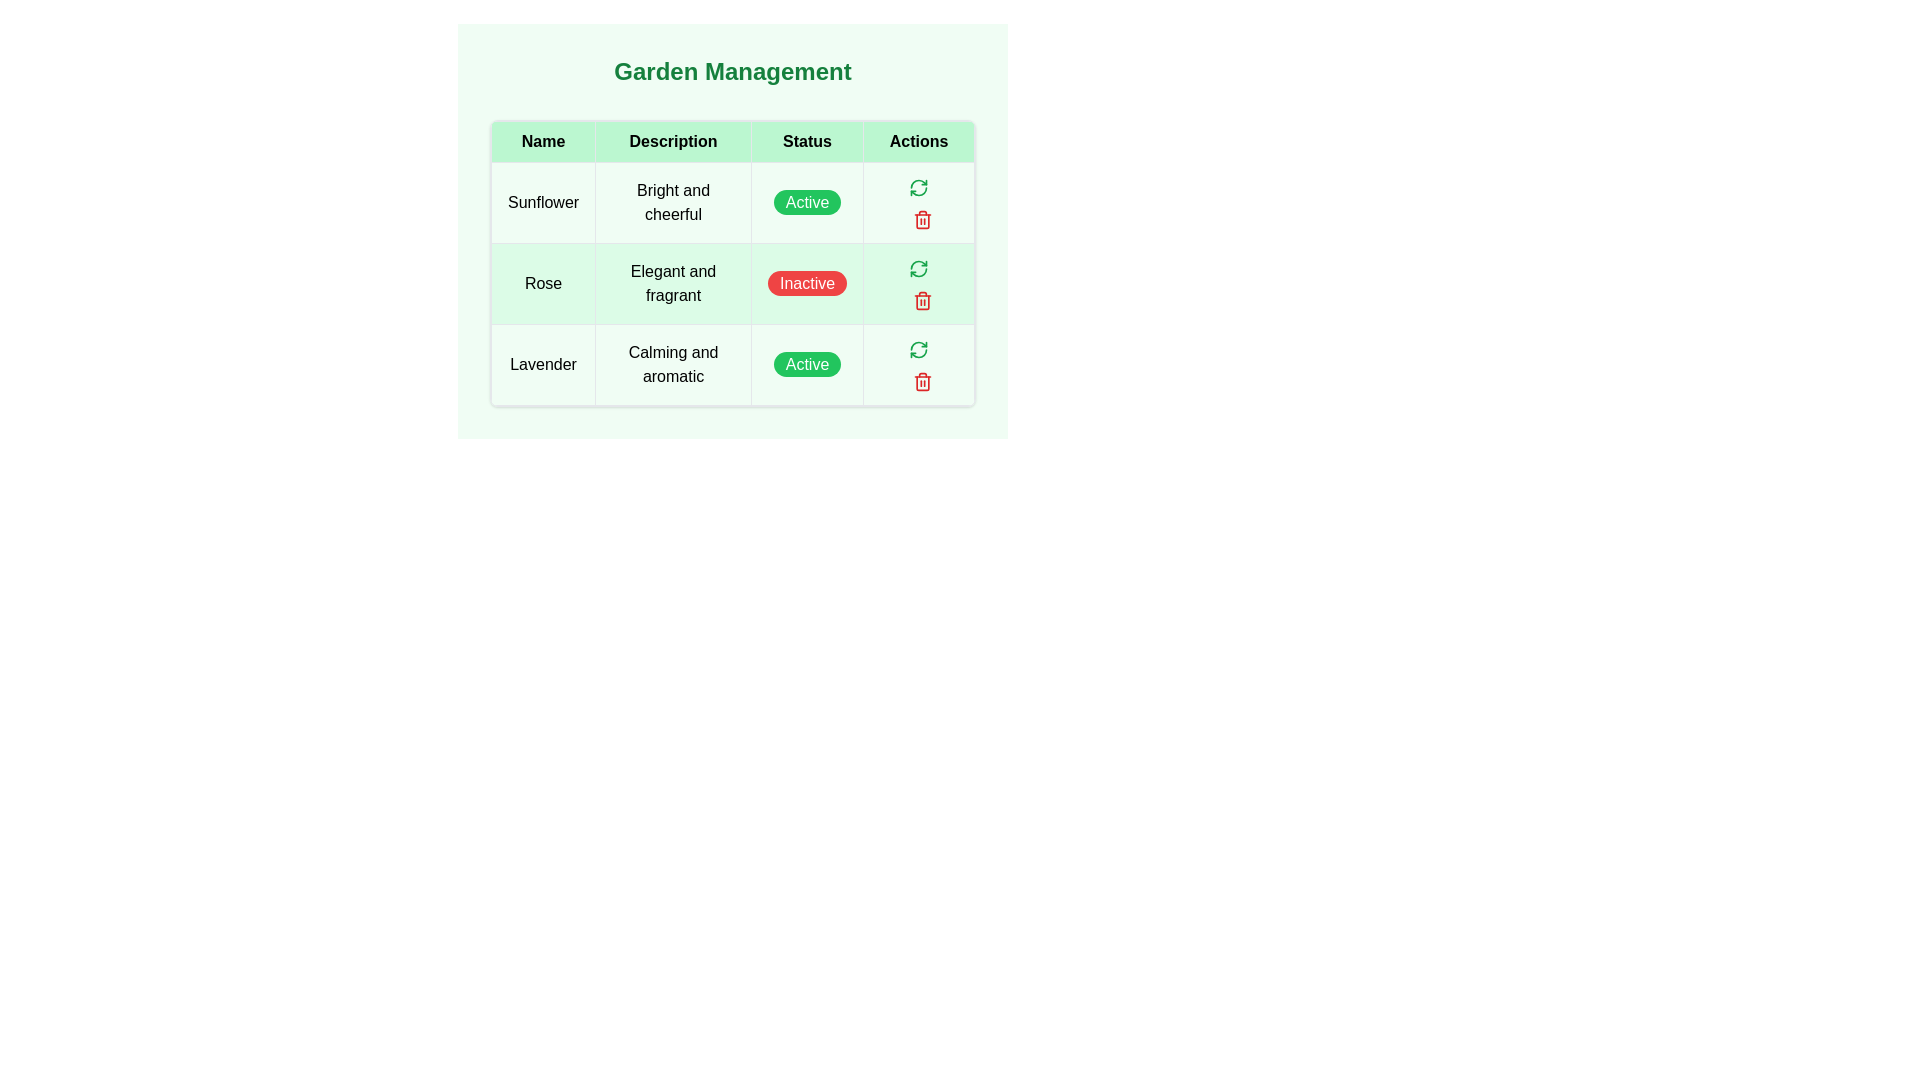  Describe the element at coordinates (807, 365) in the screenshot. I see `the 'Active' status badge for the item 'Lavender' in the Status column of the table` at that location.